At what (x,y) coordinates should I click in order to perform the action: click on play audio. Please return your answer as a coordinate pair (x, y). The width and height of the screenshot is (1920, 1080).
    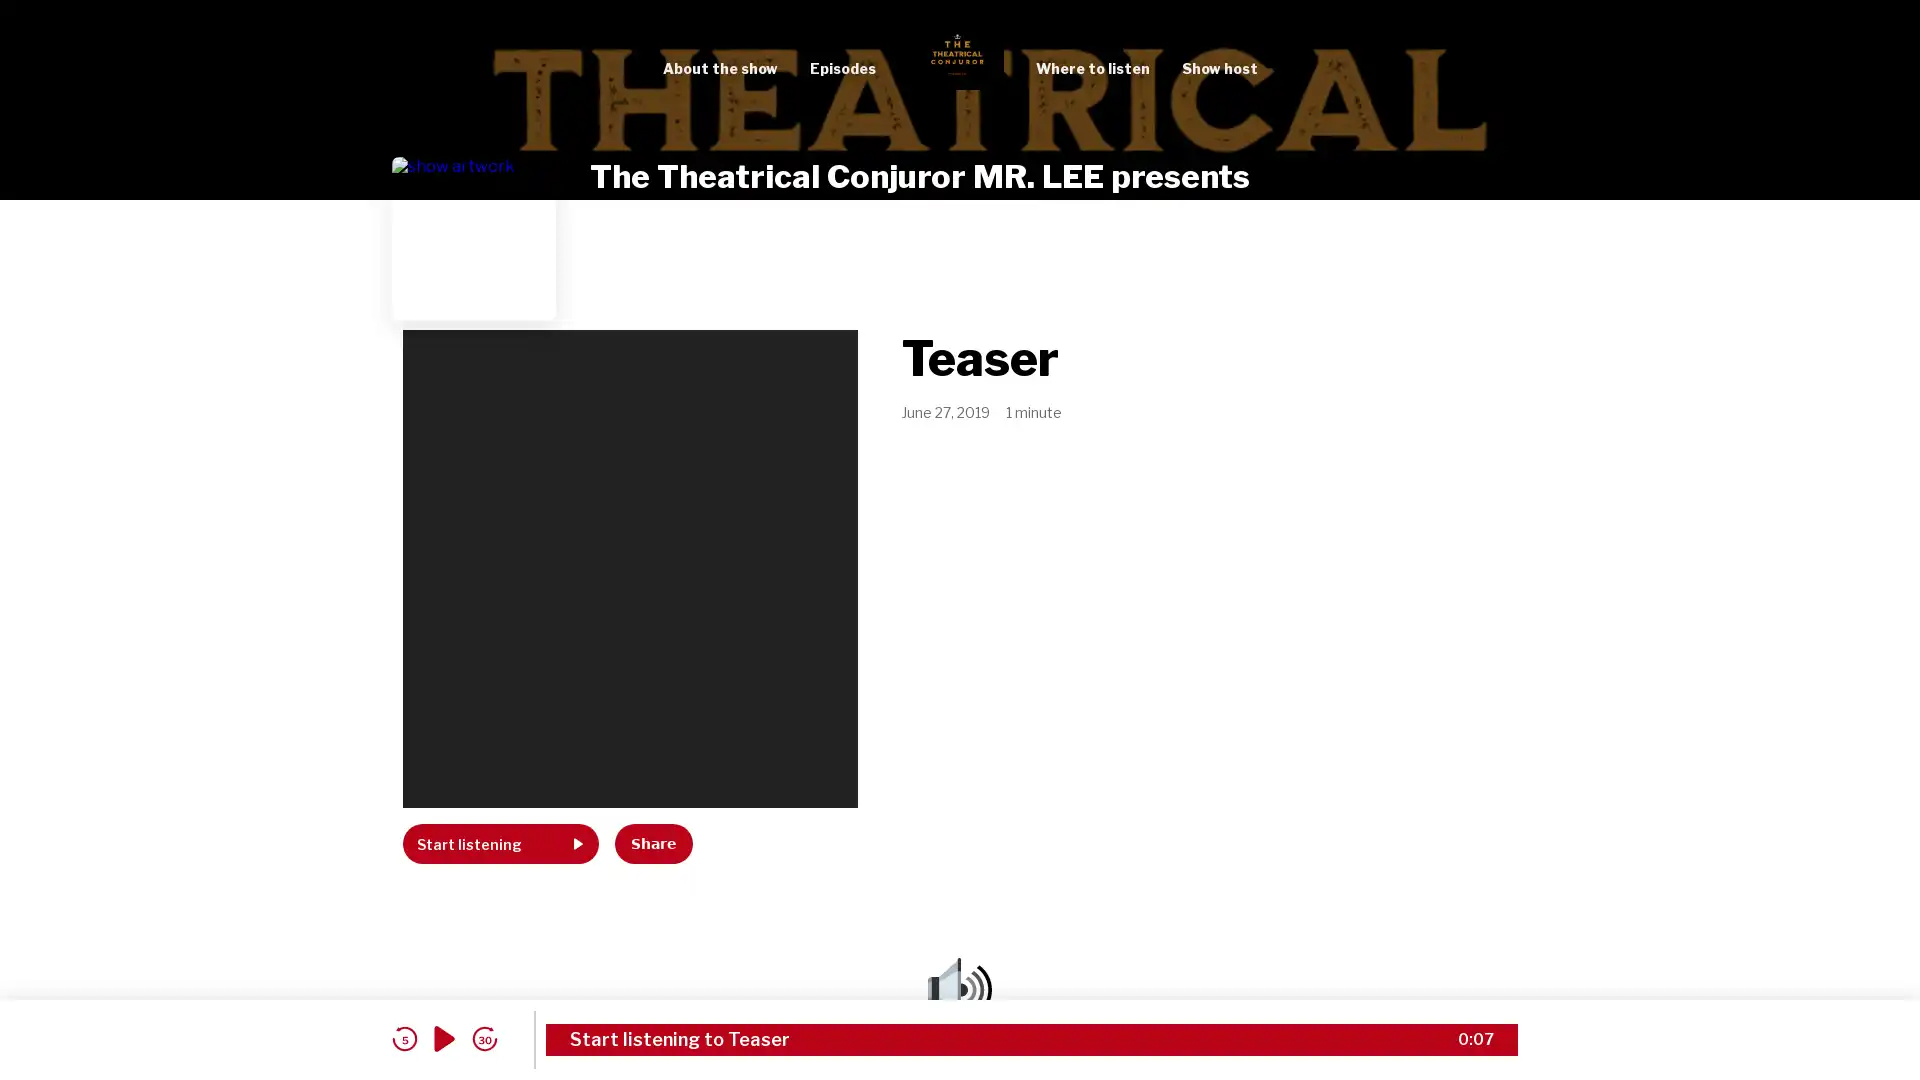
    Looking at the image, I should click on (444, 1038).